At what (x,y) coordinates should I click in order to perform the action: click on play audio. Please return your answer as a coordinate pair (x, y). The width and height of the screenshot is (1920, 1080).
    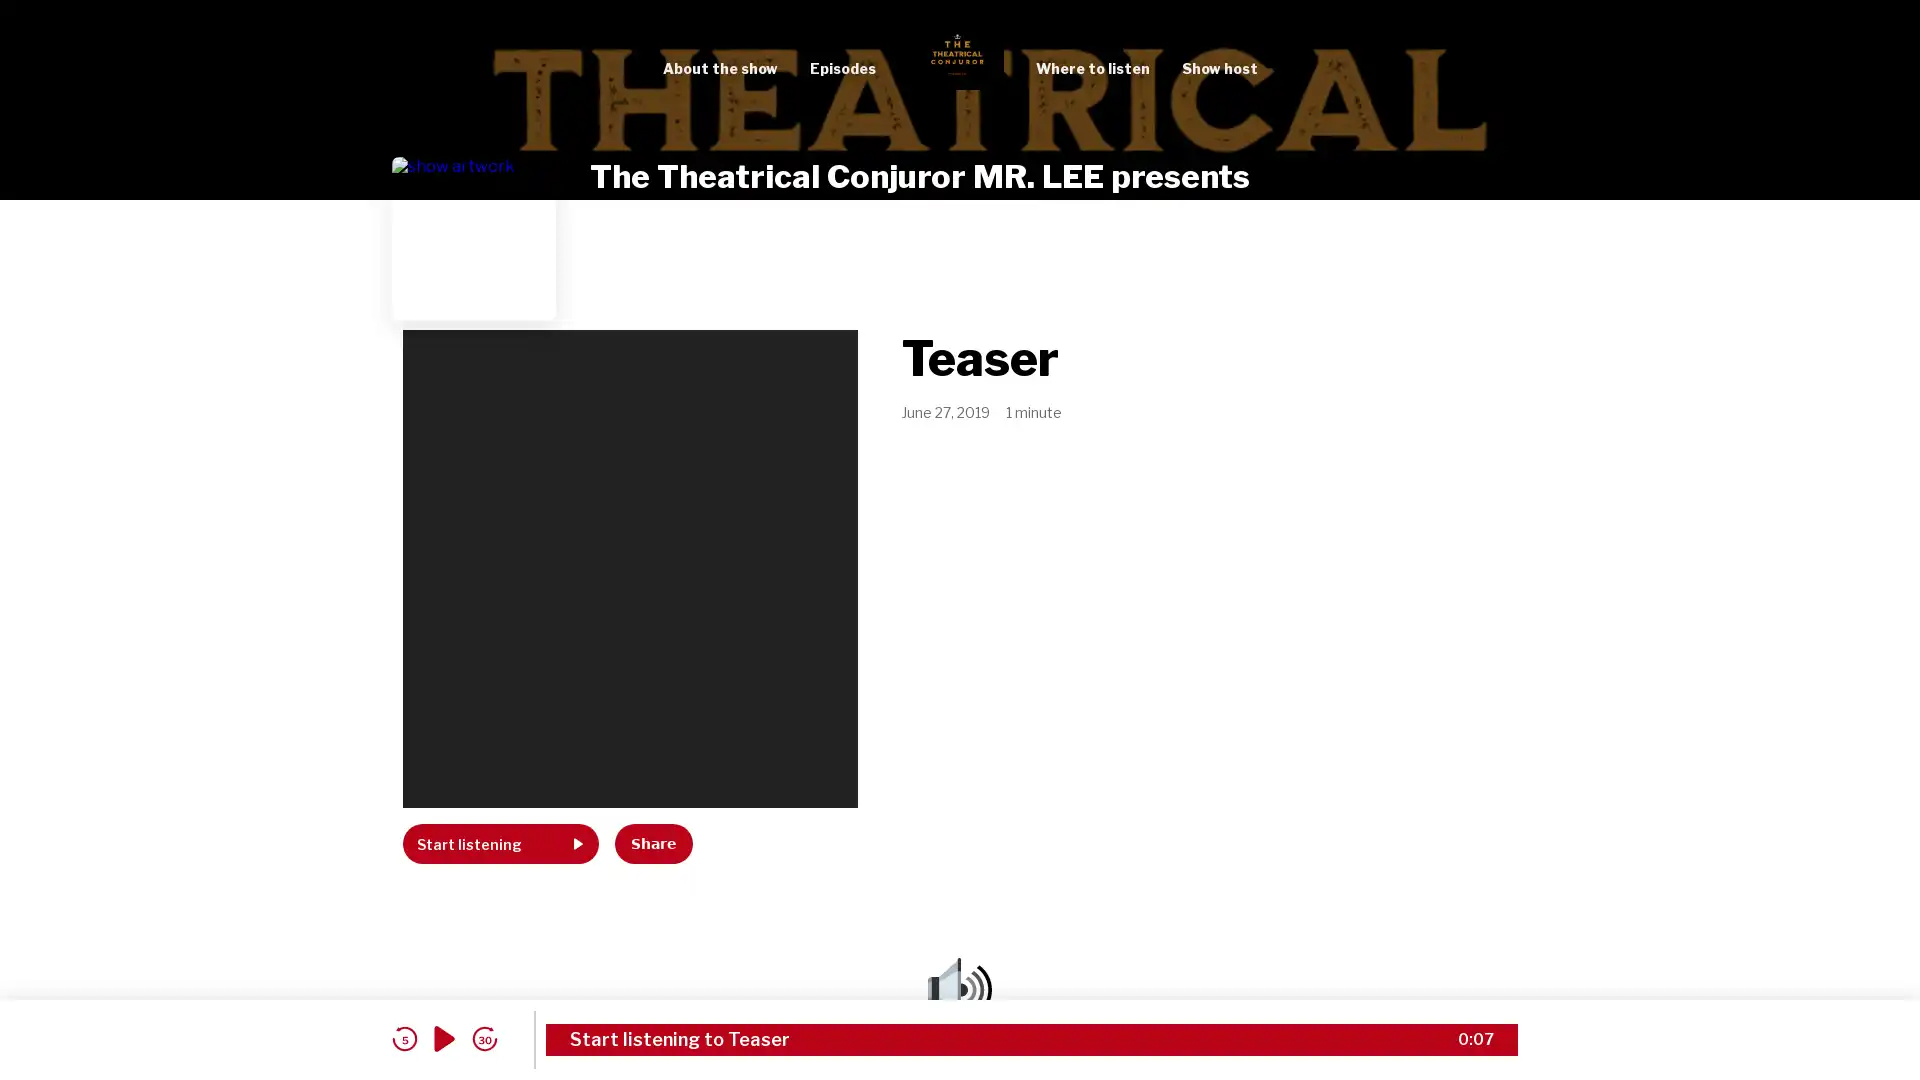
    Looking at the image, I should click on (444, 1038).